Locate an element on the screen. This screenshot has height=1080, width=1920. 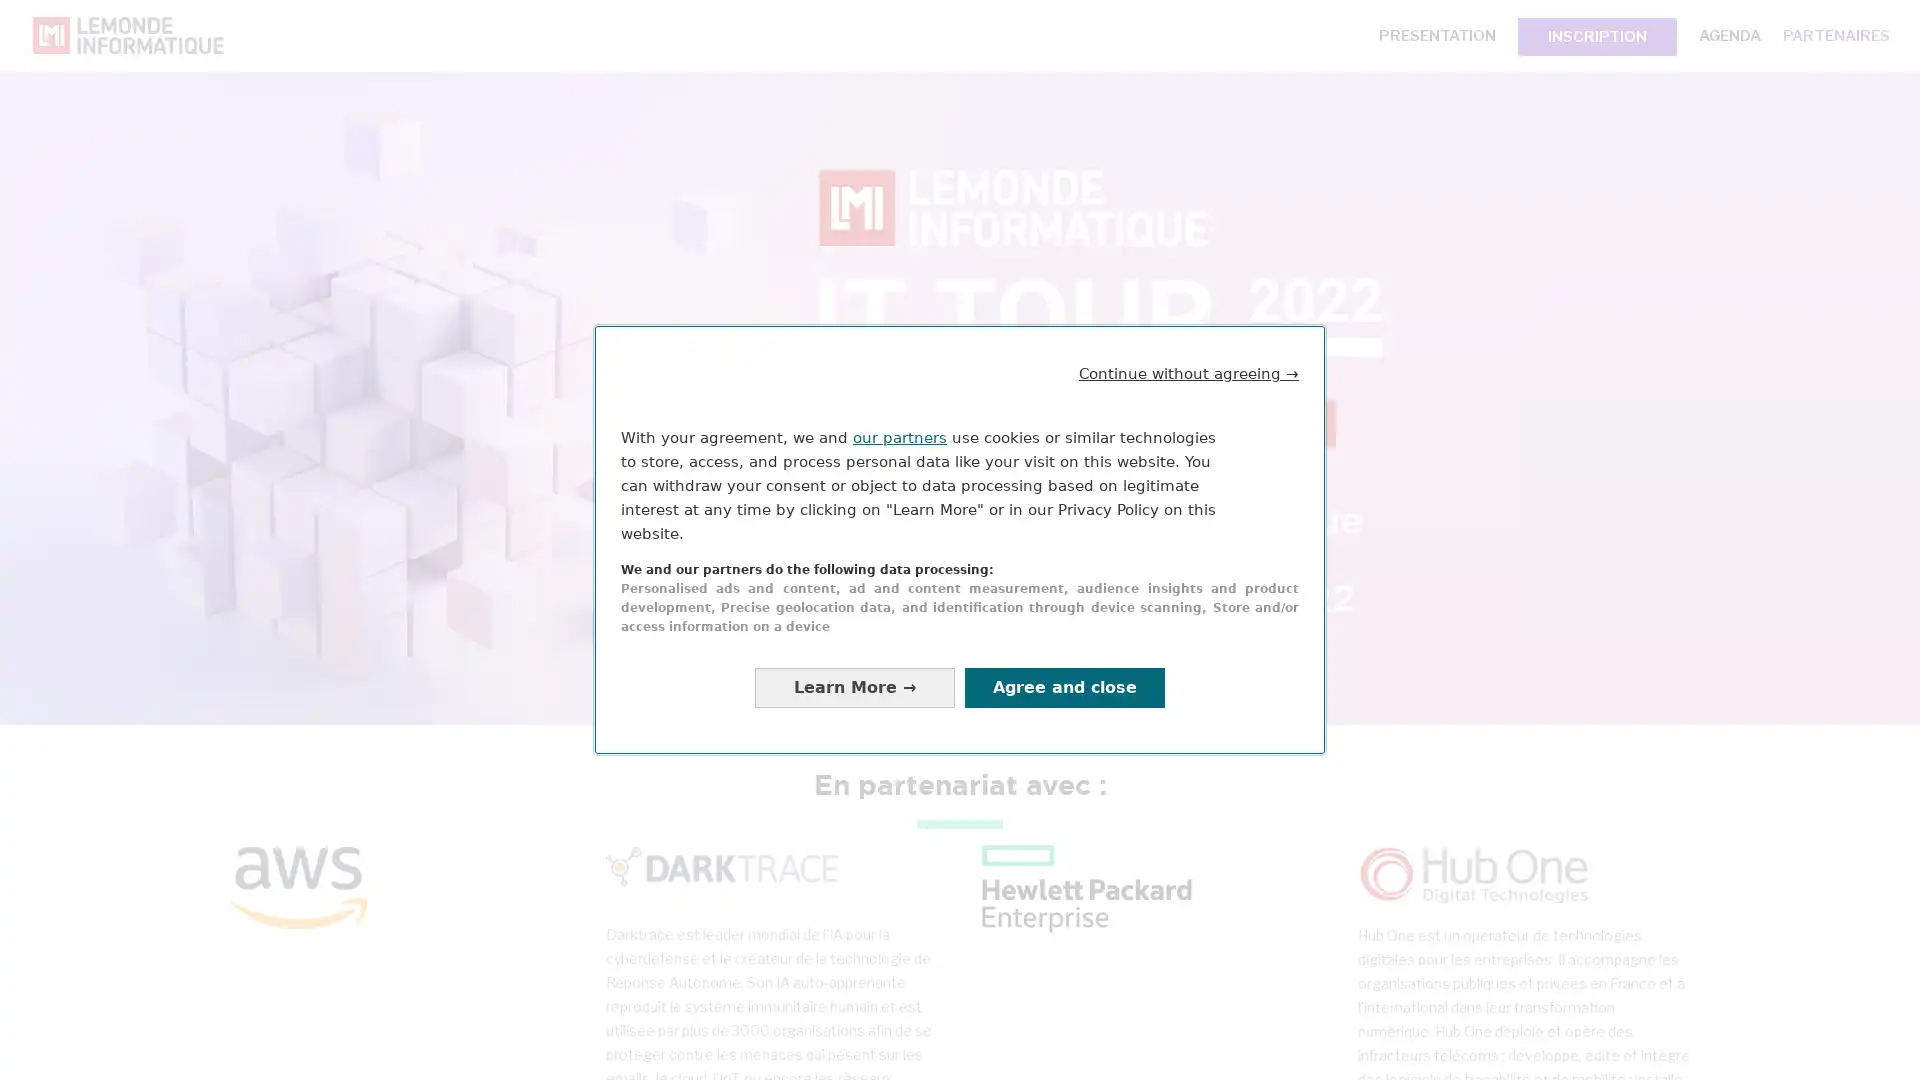
Agree to our data processing and close is located at coordinates (1064, 686).